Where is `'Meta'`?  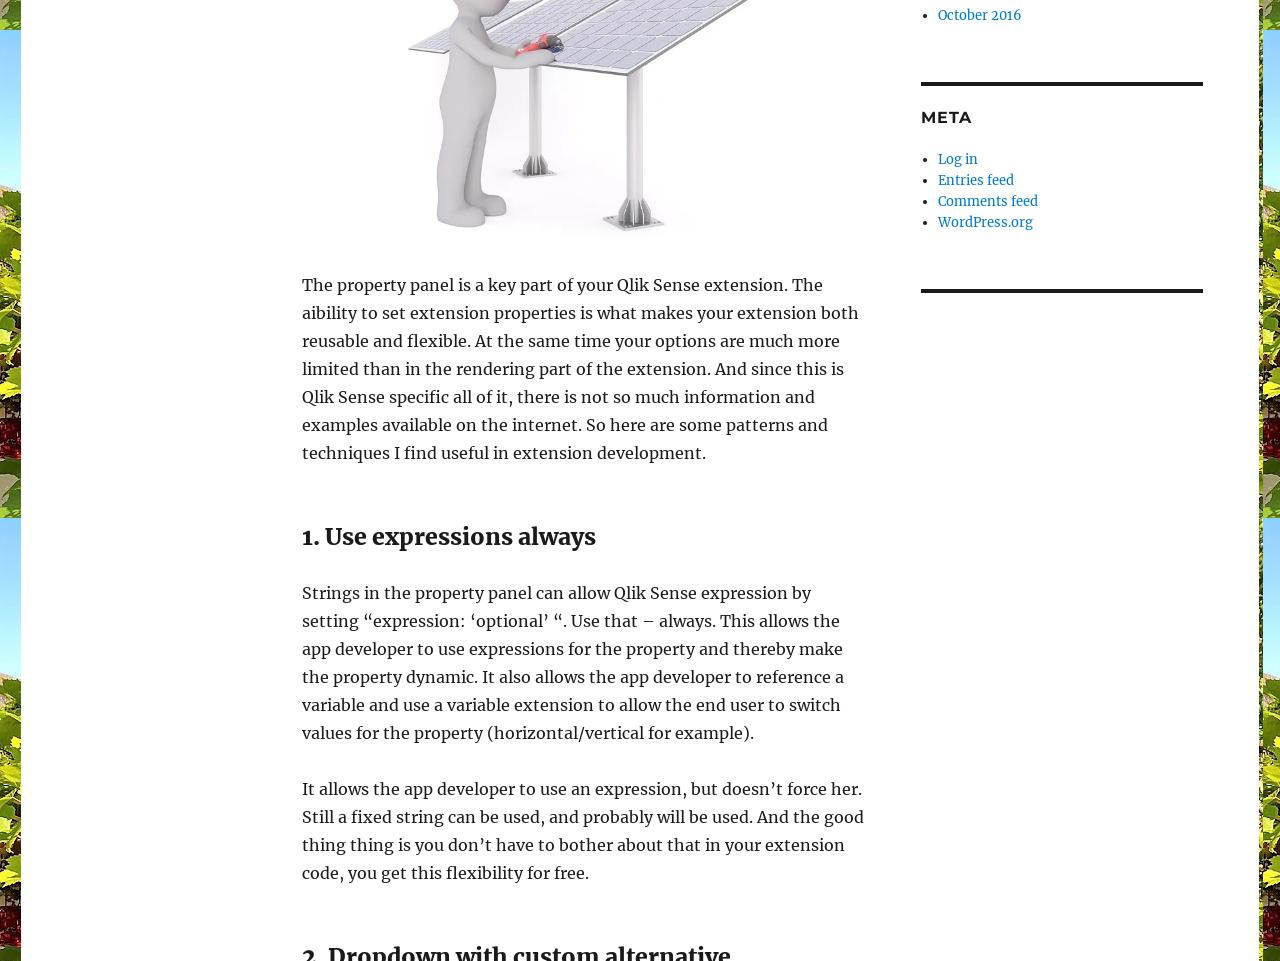 'Meta' is located at coordinates (945, 116).